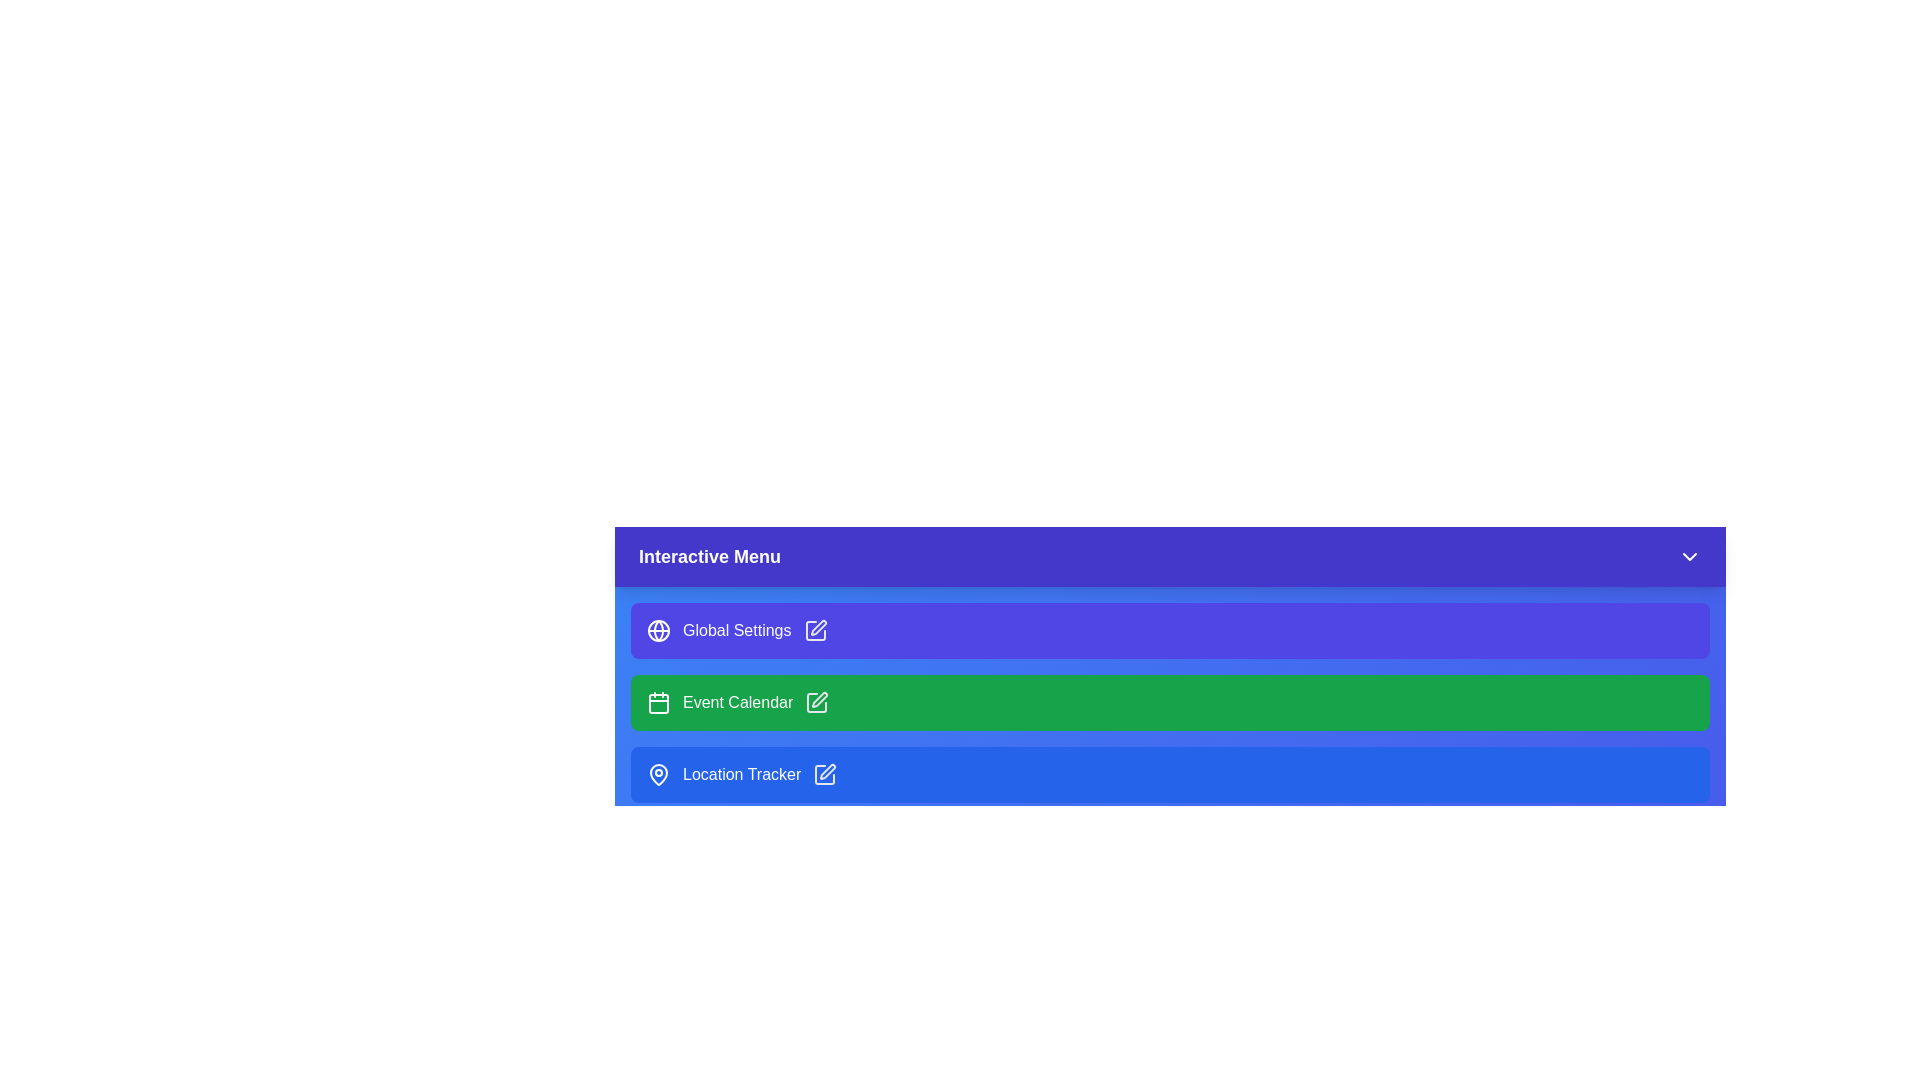 The image size is (1920, 1080). What do you see at coordinates (1170, 556) in the screenshot?
I see `the menu header to toggle its visibility` at bounding box center [1170, 556].